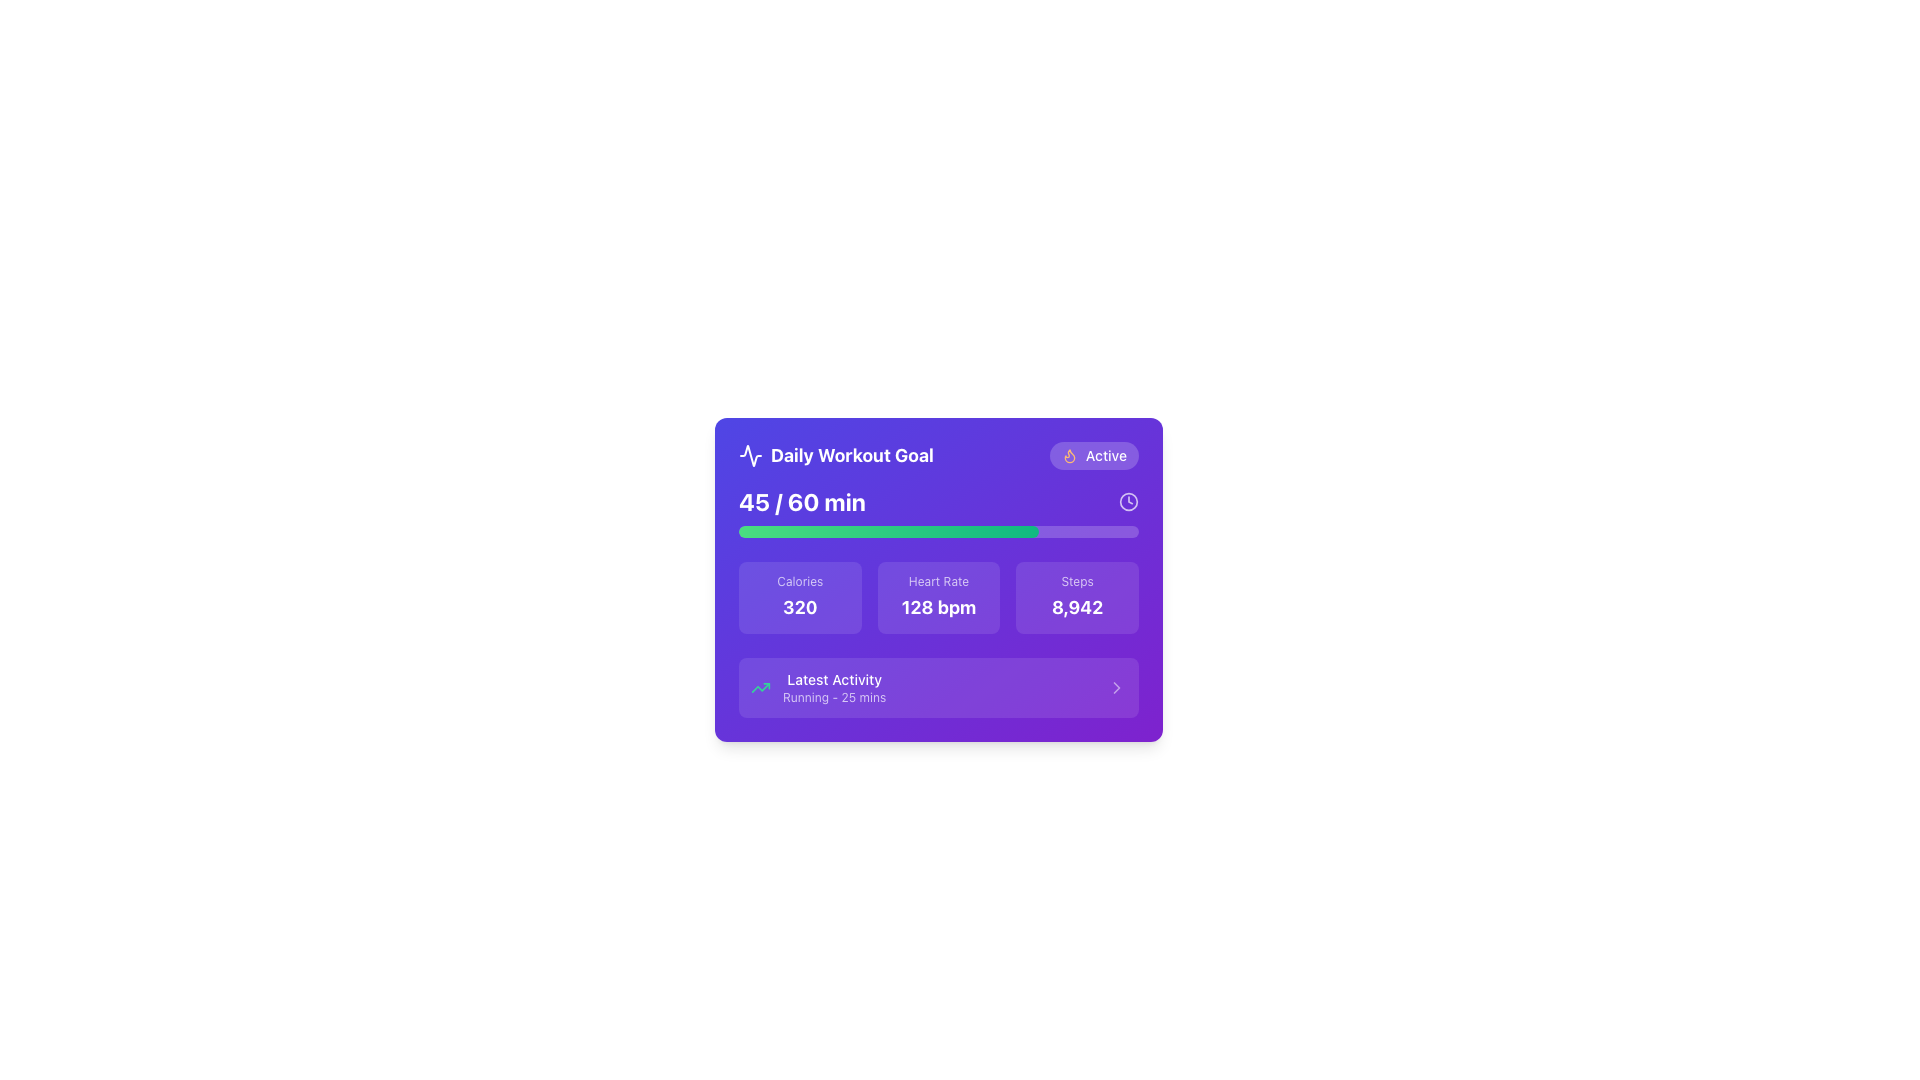  What do you see at coordinates (1069, 456) in the screenshot?
I see `the flame-shaped icon filled with orange accents, located in the top-right section of the 'Daily Workout Goal' card, near the 'Active' label` at bounding box center [1069, 456].